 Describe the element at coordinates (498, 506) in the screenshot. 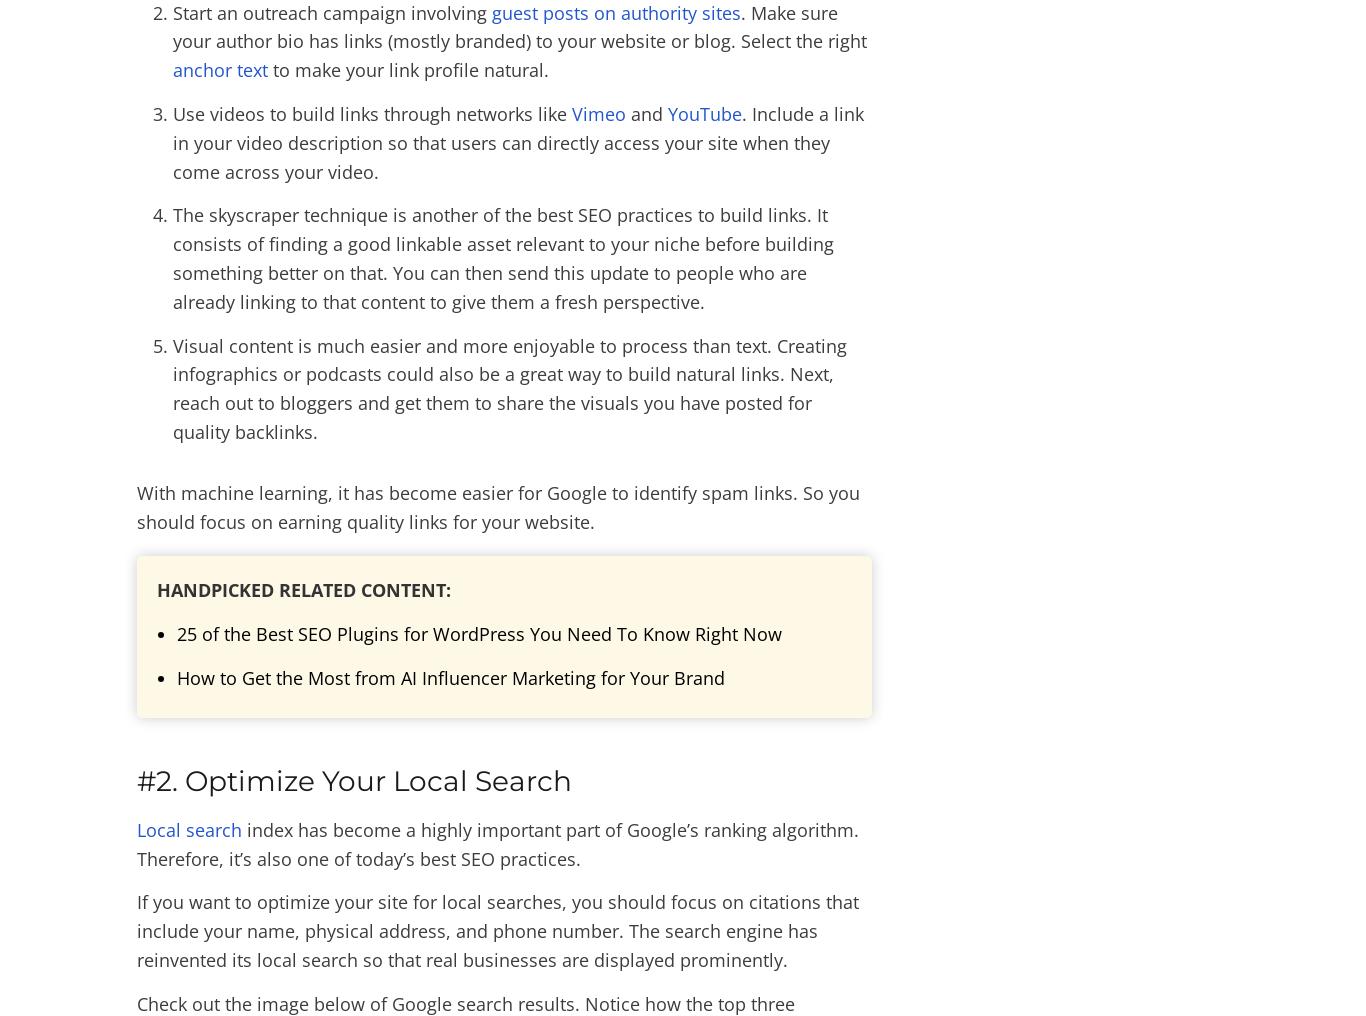

I see `'With machine learning, it has become easier for Google to identify spam links. So you should focus on earning quality links for your website.'` at that location.